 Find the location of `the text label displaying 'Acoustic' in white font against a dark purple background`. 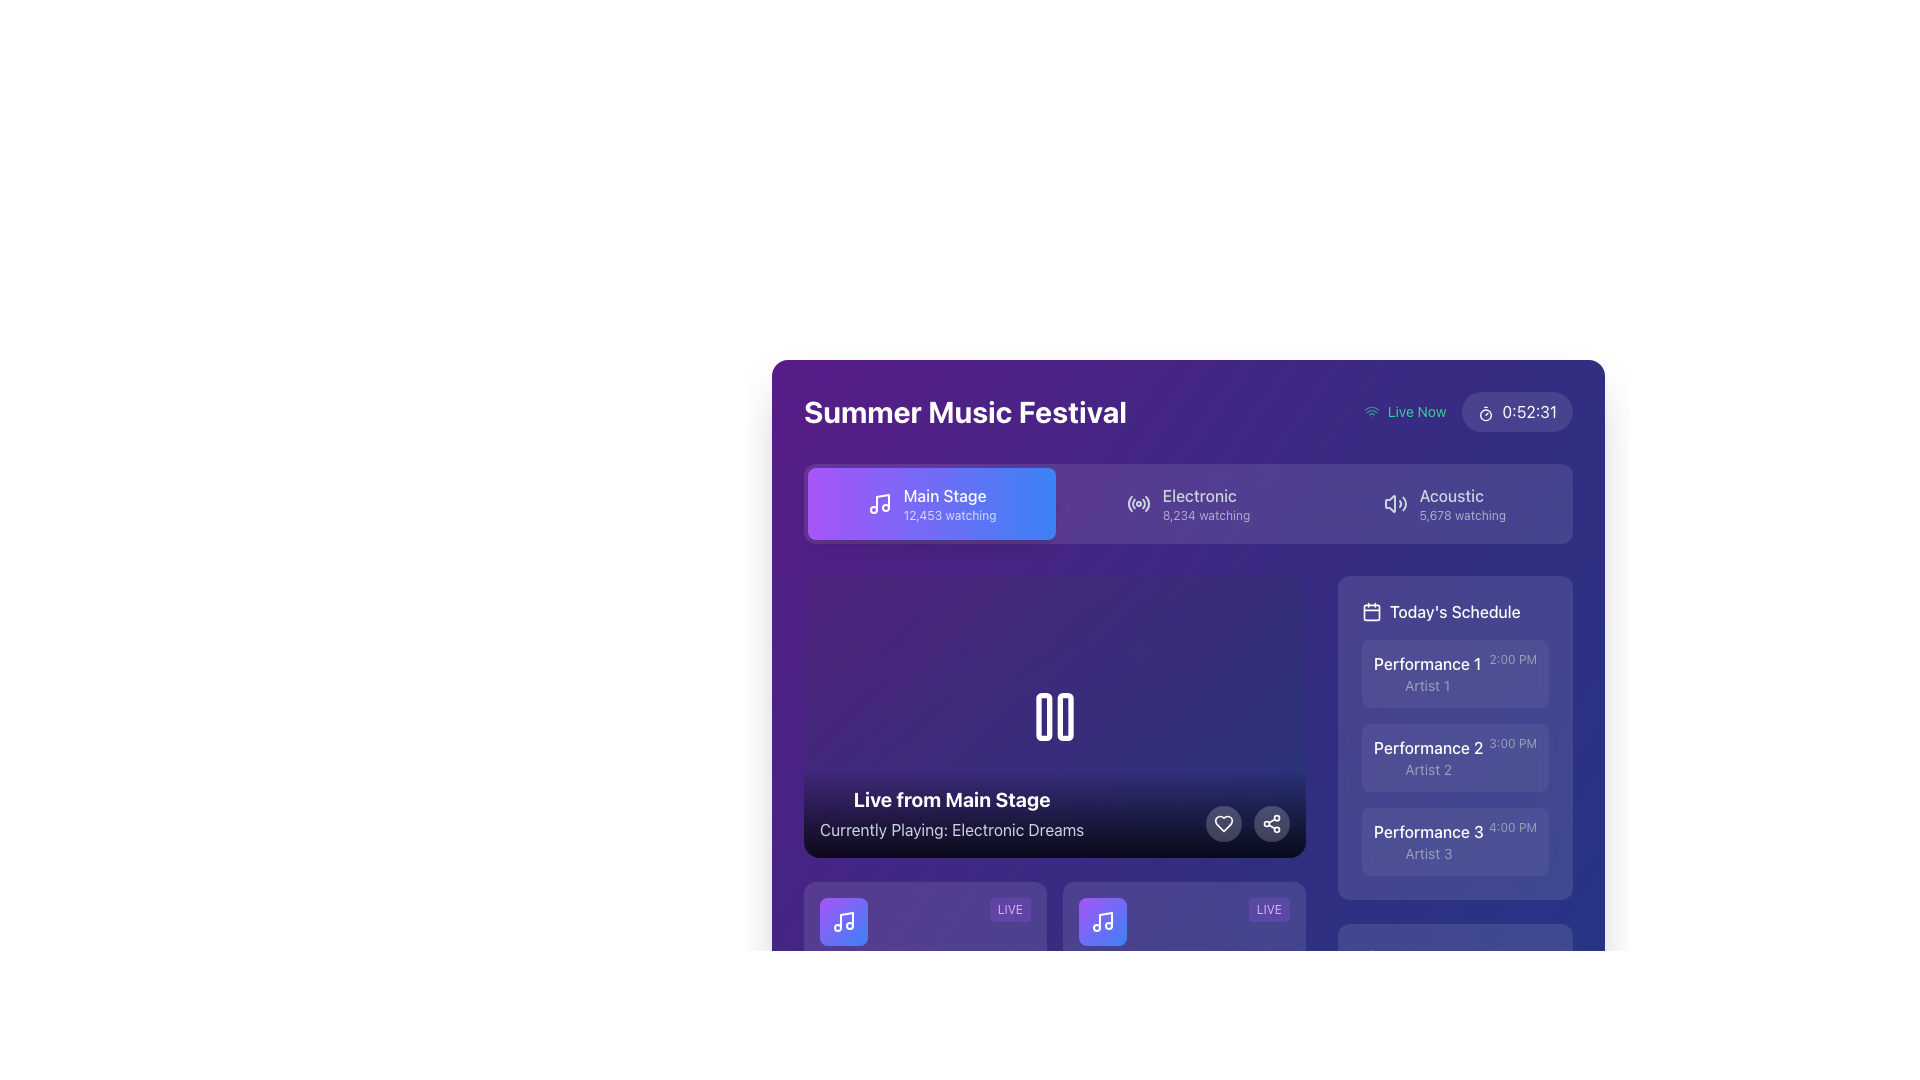

the text label displaying 'Acoustic' in white font against a dark purple background is located at coordinates (1462, 495).